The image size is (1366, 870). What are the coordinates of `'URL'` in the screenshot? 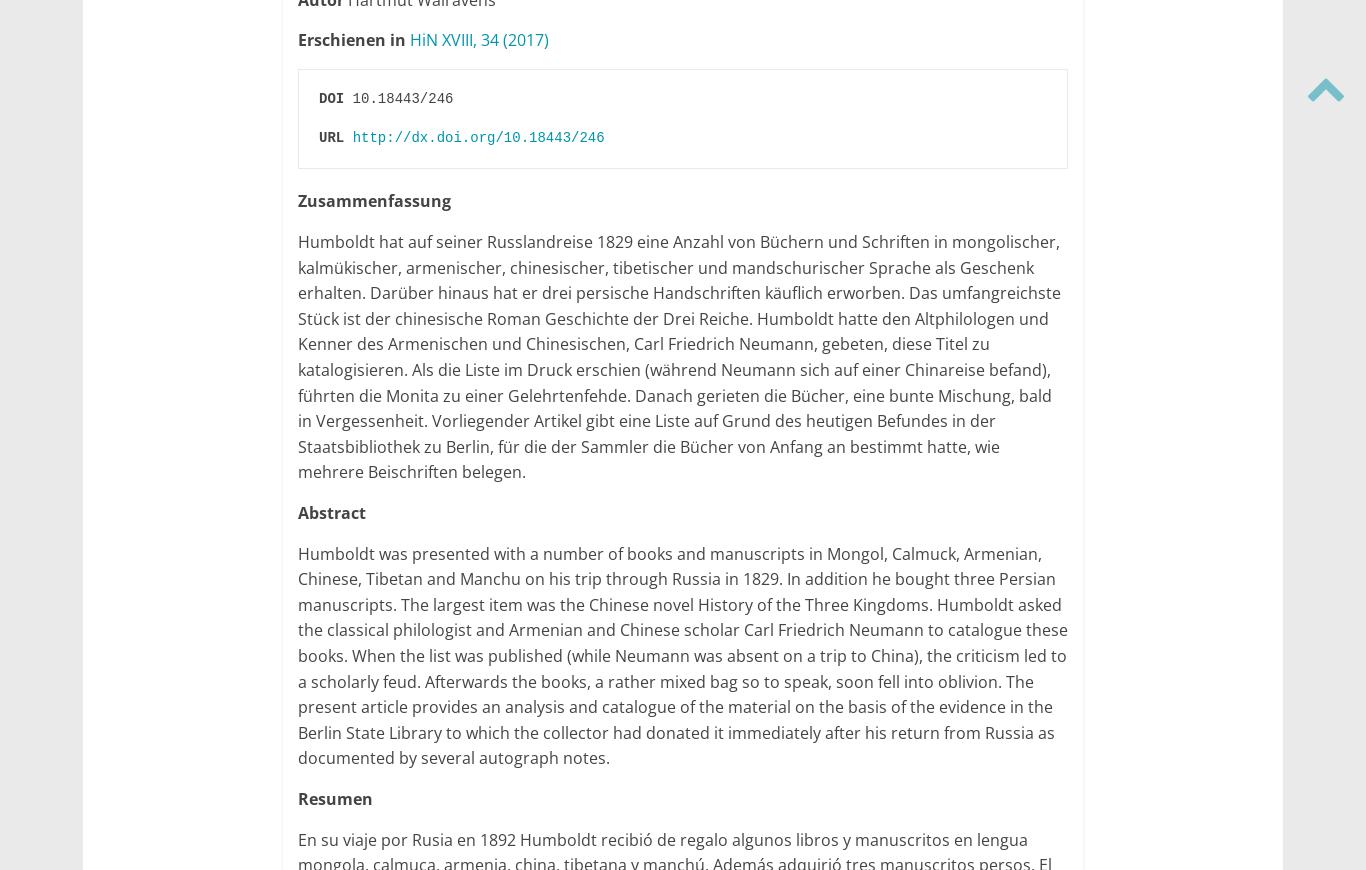 It's located at (331, 136).